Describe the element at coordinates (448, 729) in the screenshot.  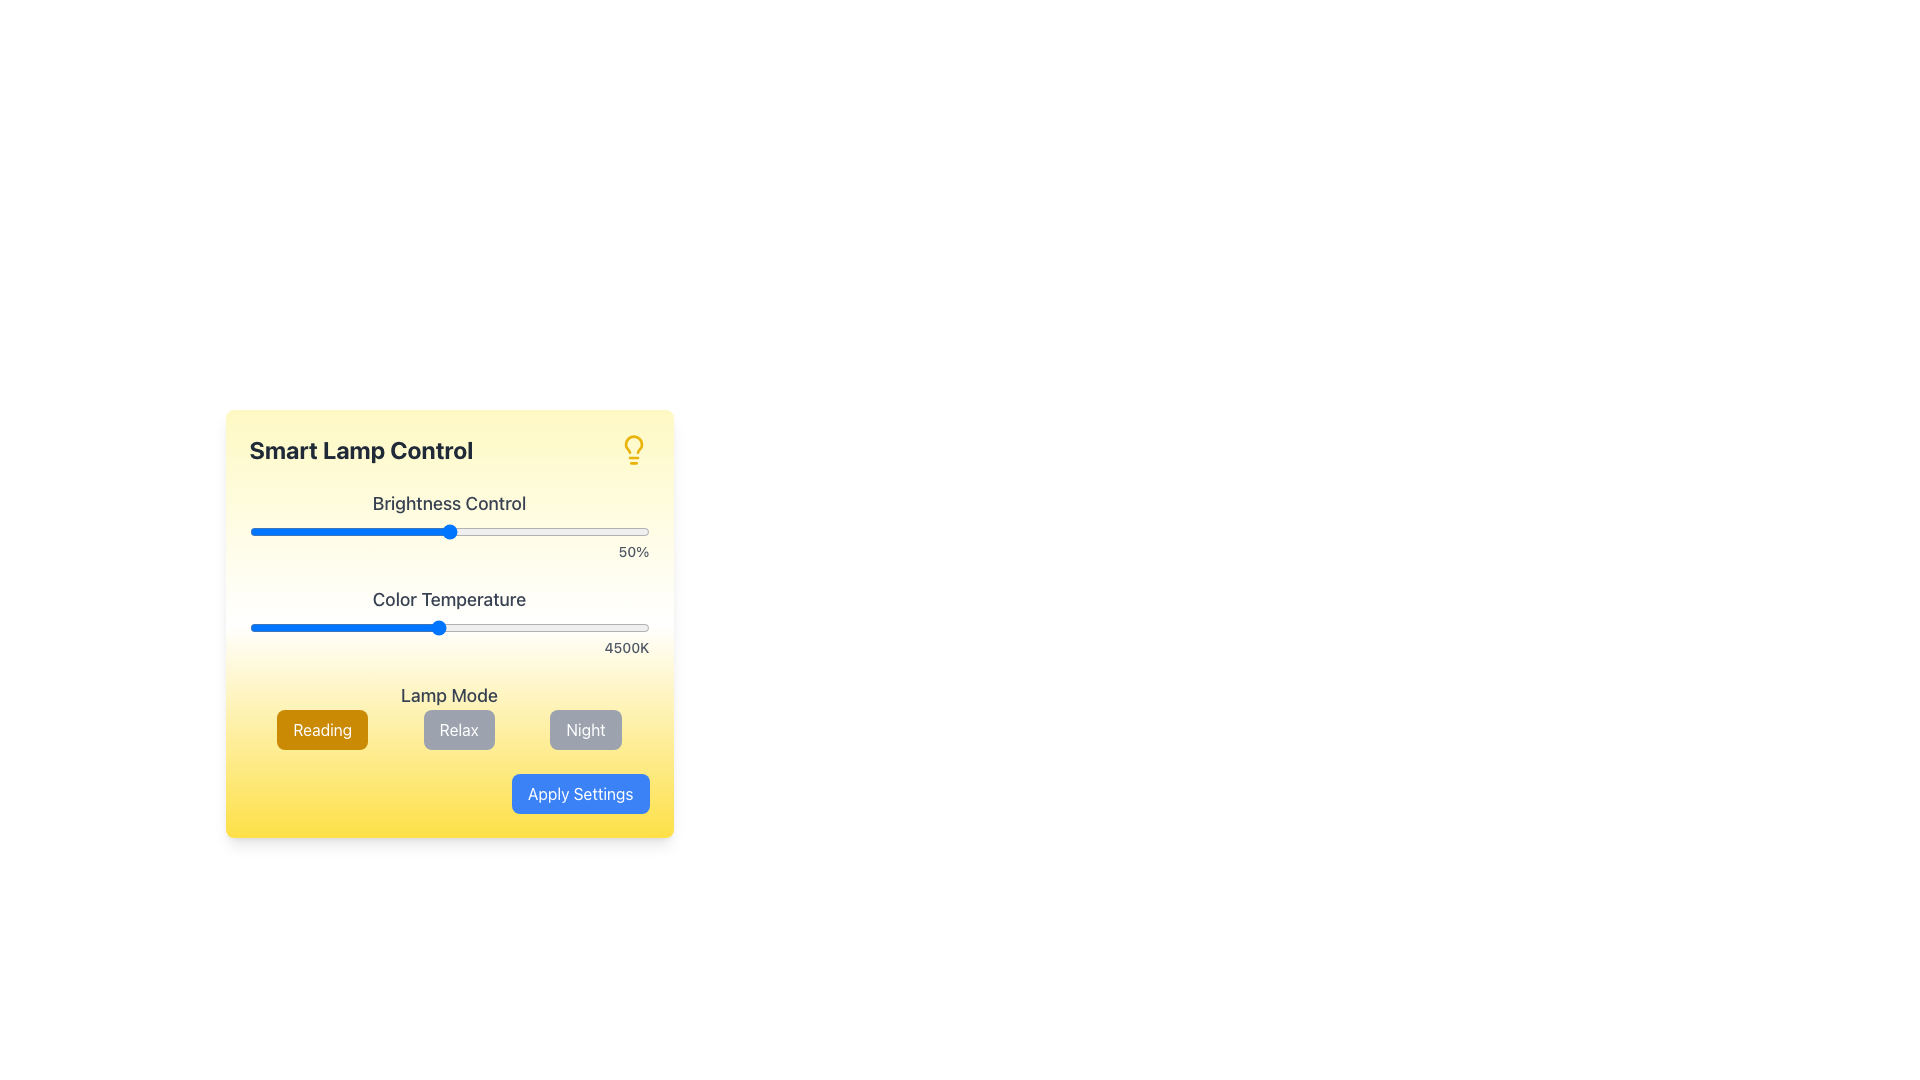
I see `the 'Relax' button, which is the second button in the 'Lamp Mode' section, distinguished by its gray background and white text` at that location.